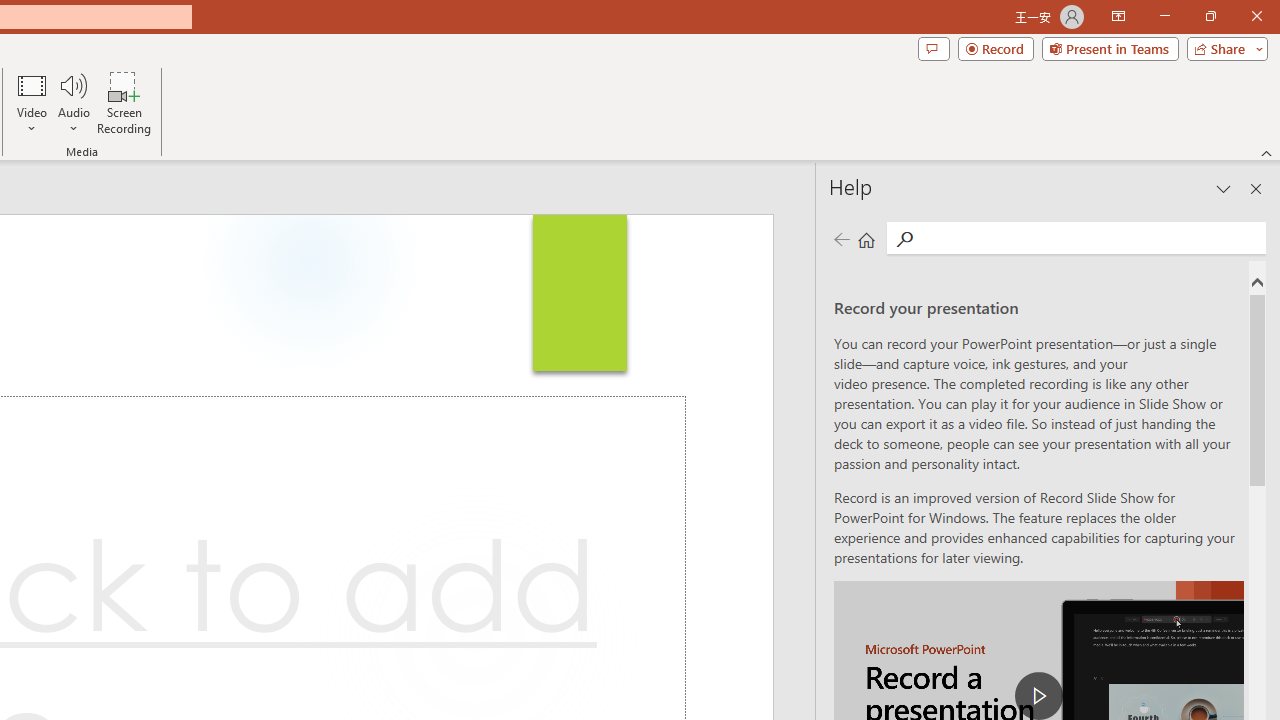 Image resolution: width=1280 pixels, height=720 pixels. What do you see at coordinates (73, 103) in the screenshot?
I see `'Audio'` at bounding box center [73, 103].